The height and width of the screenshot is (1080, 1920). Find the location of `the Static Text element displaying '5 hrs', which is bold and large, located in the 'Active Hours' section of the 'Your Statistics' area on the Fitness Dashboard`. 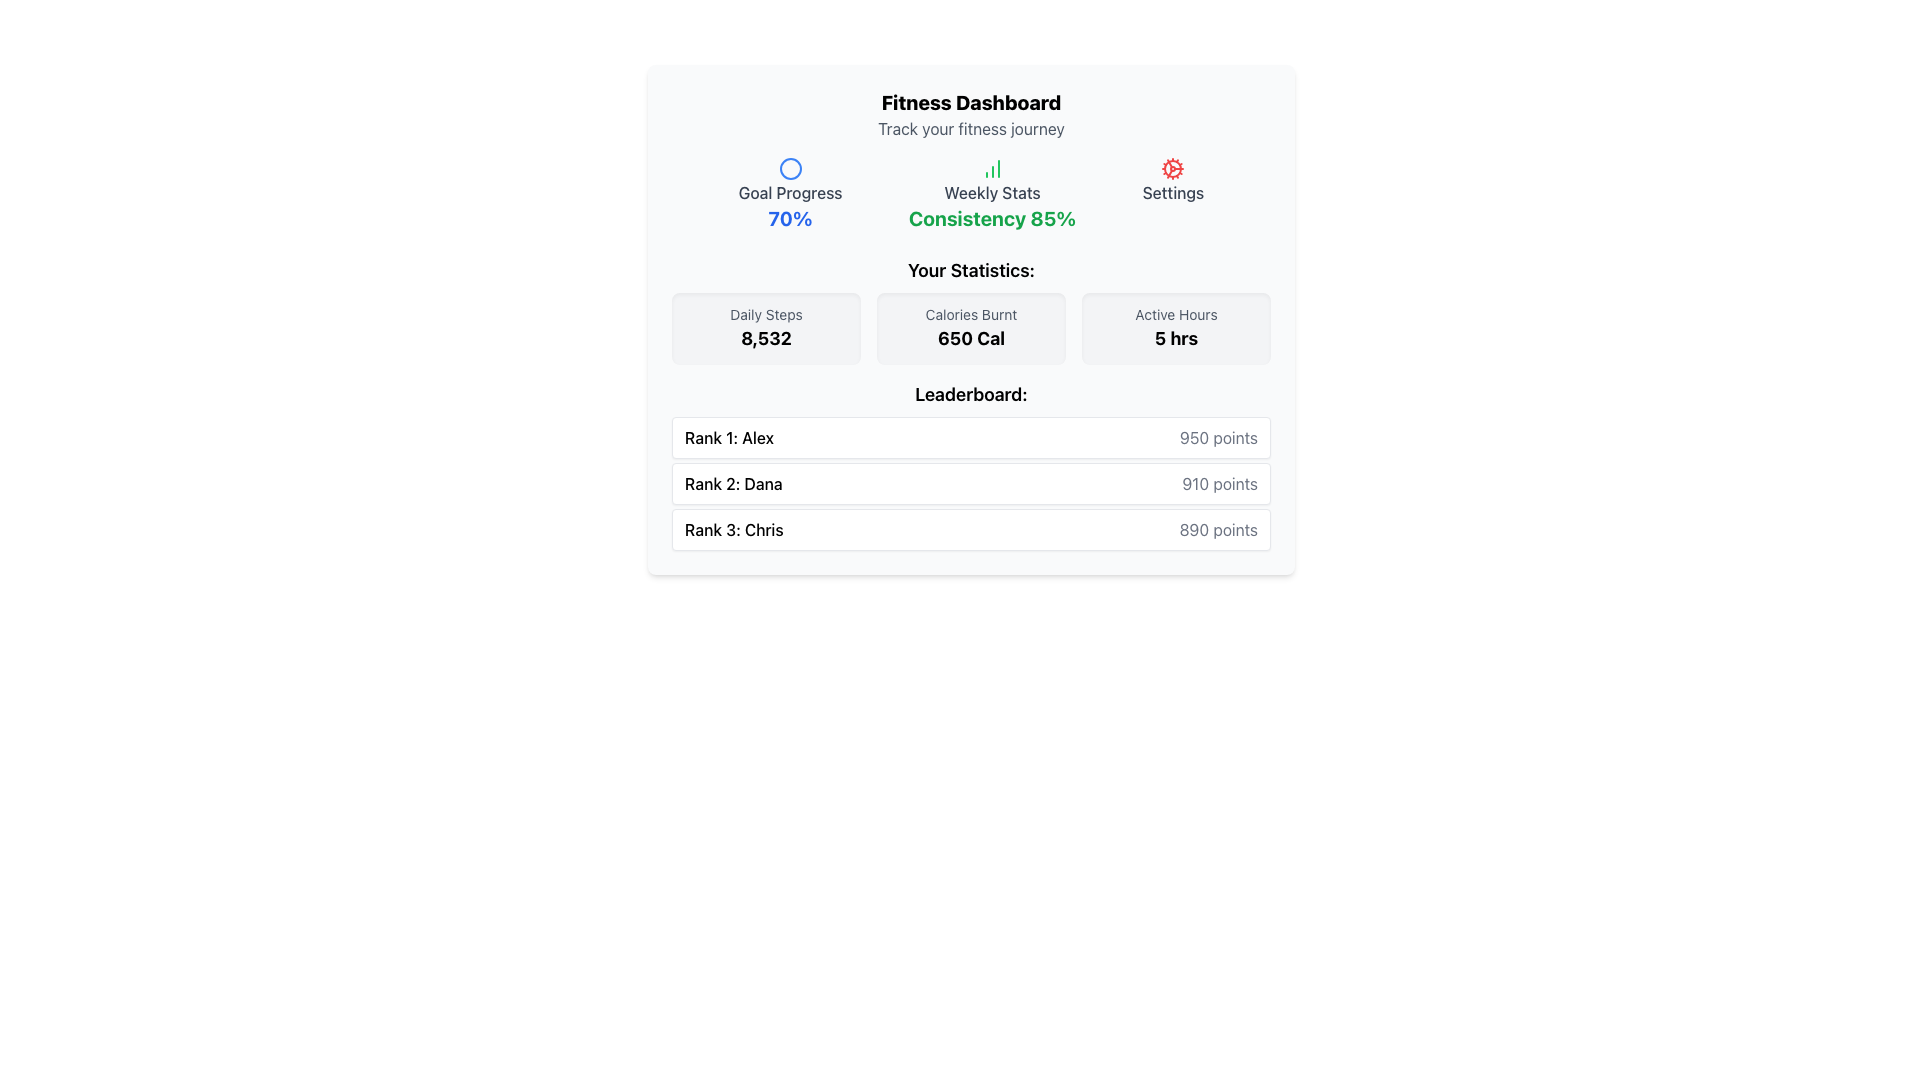

the Static Text element displaying '5 hrs', which is bold and large, located in the 'Active Hours' section of the 'Your Statistics' area on the Fitness Dashboard is located at coordinates (1176, 338).